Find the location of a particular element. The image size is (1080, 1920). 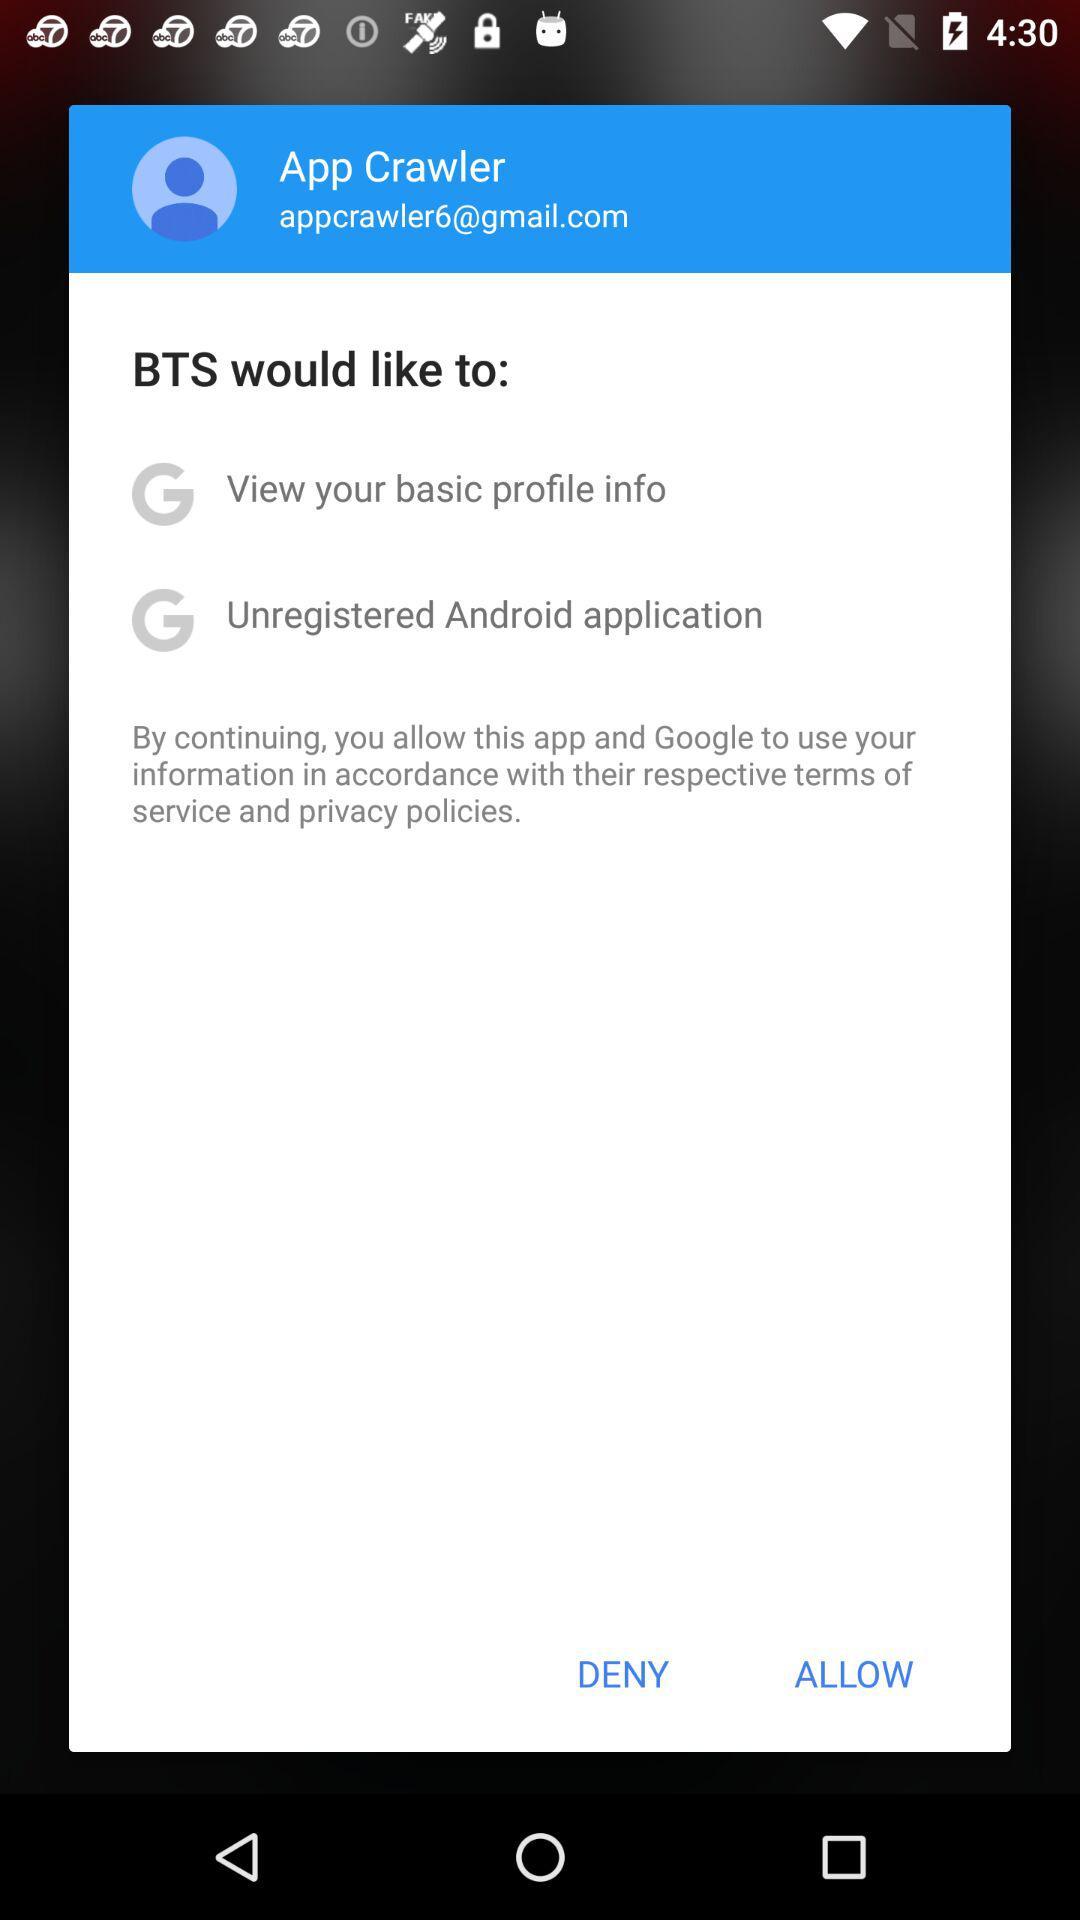

app above the appcrawler6@gmail.com item is located at coordinates (392, 164).